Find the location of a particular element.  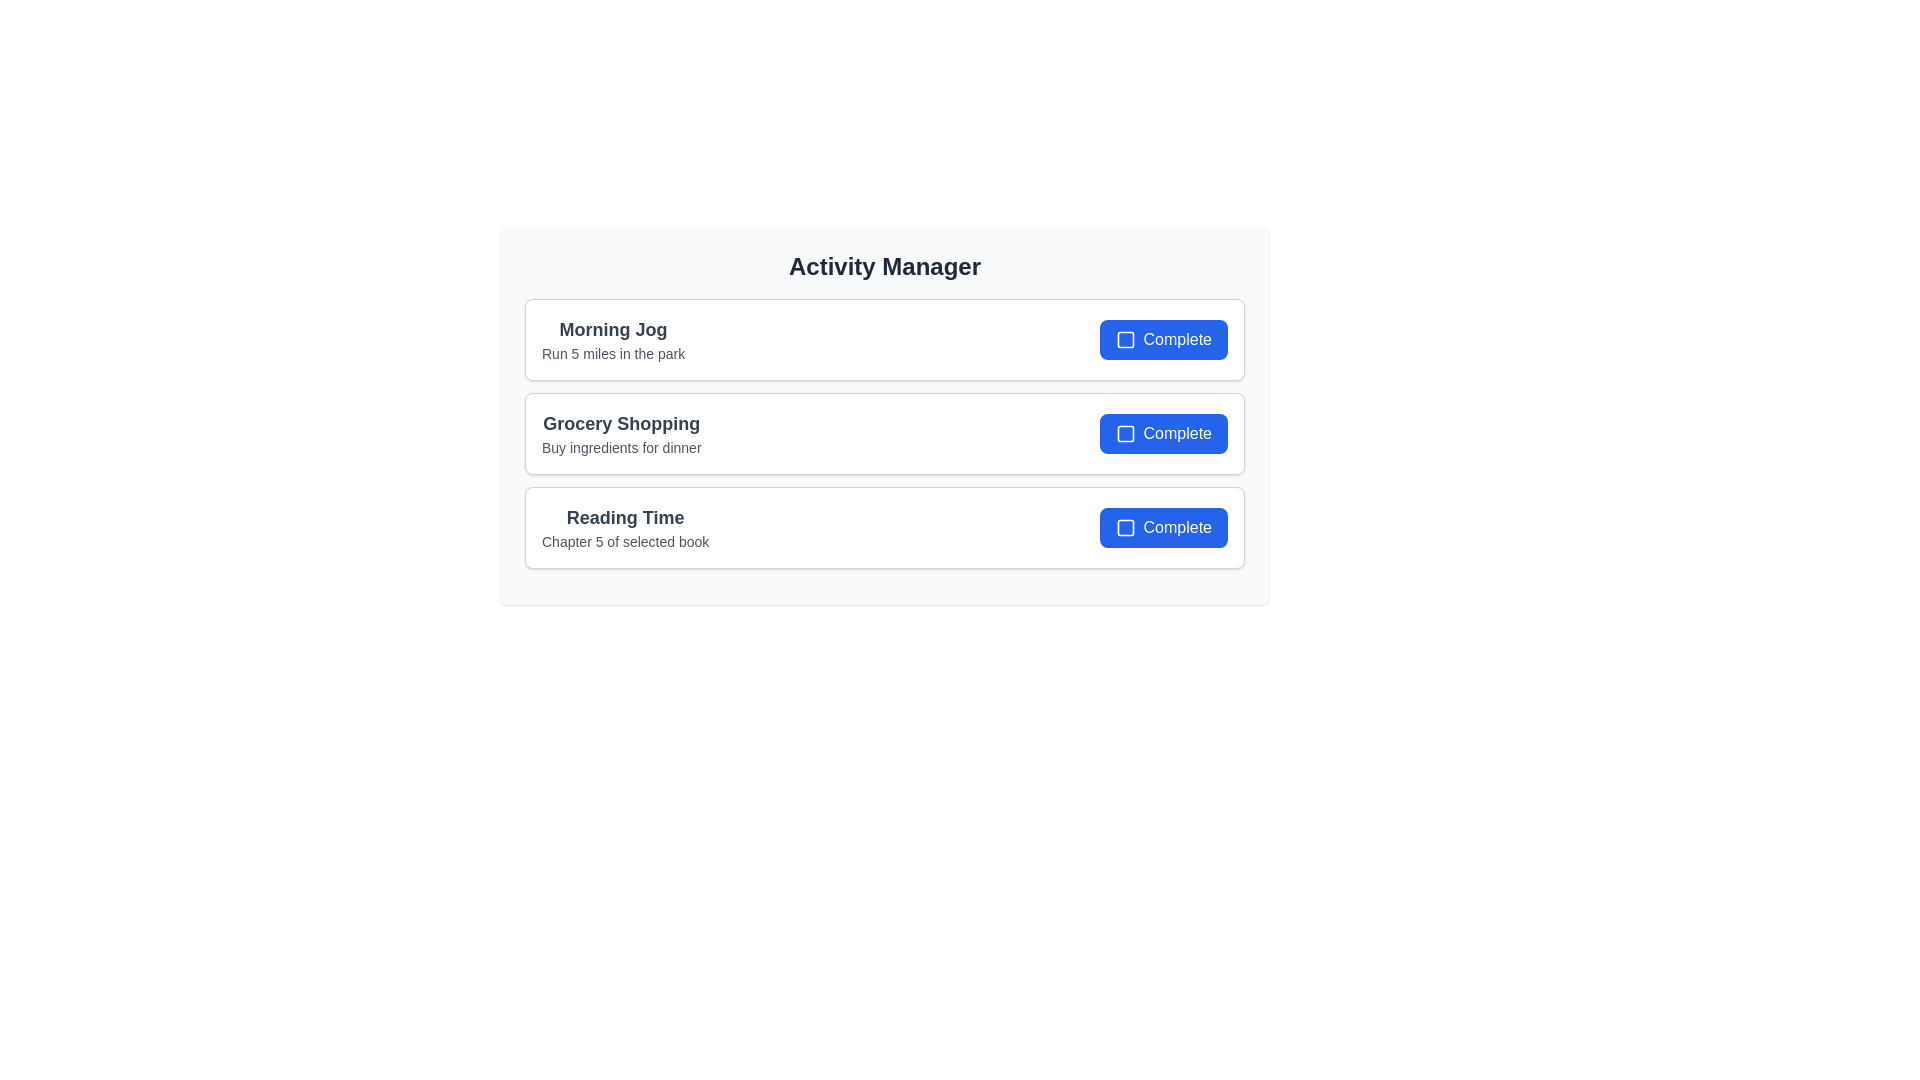

the small square outlined icon located on the left side of the blue button labeled 'Complete' for the first task item 'Morning Jog' is located at coordinates (1125, 338).